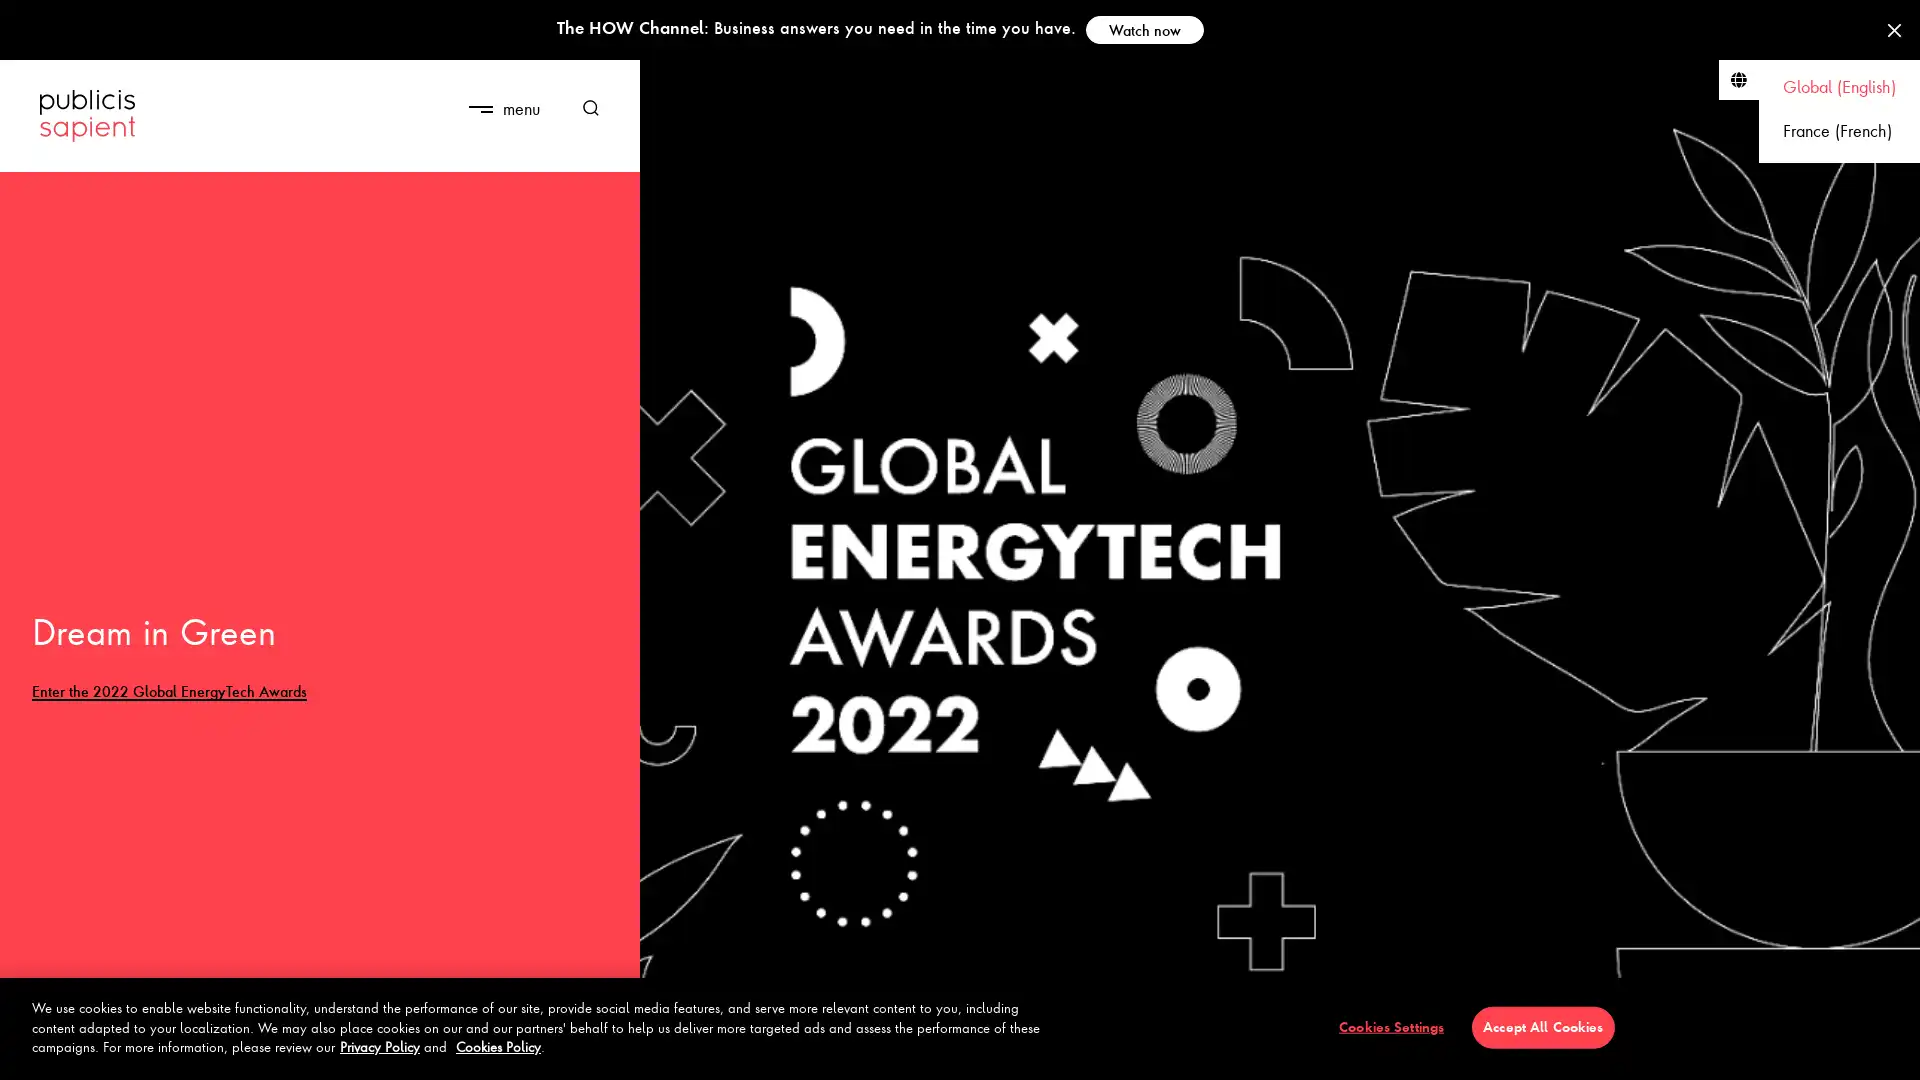 This screenshot has height=1080, width=1920. I want to click on Display Slide 1, so click(66, 1052).